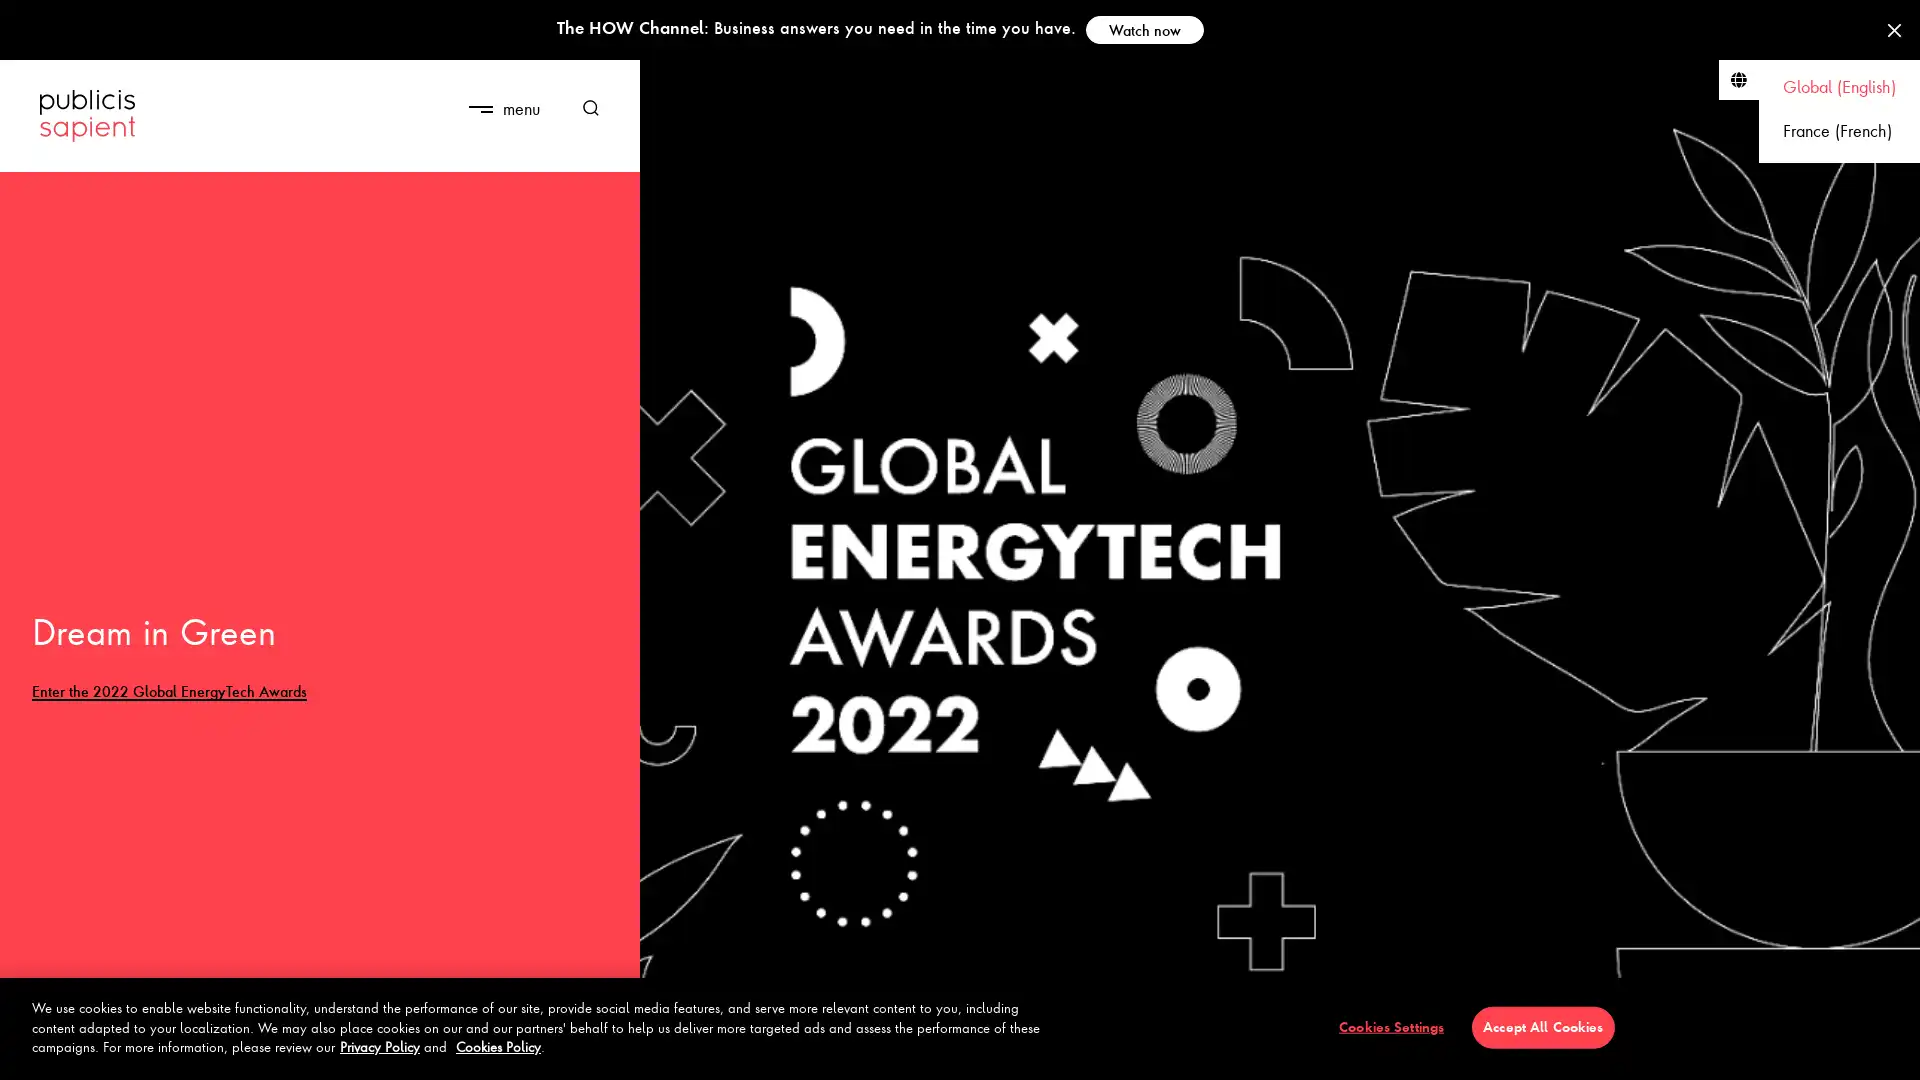 This screenshot has height=1080, width=1920. I want to click on Display Slide 1, so click(66, 1052).